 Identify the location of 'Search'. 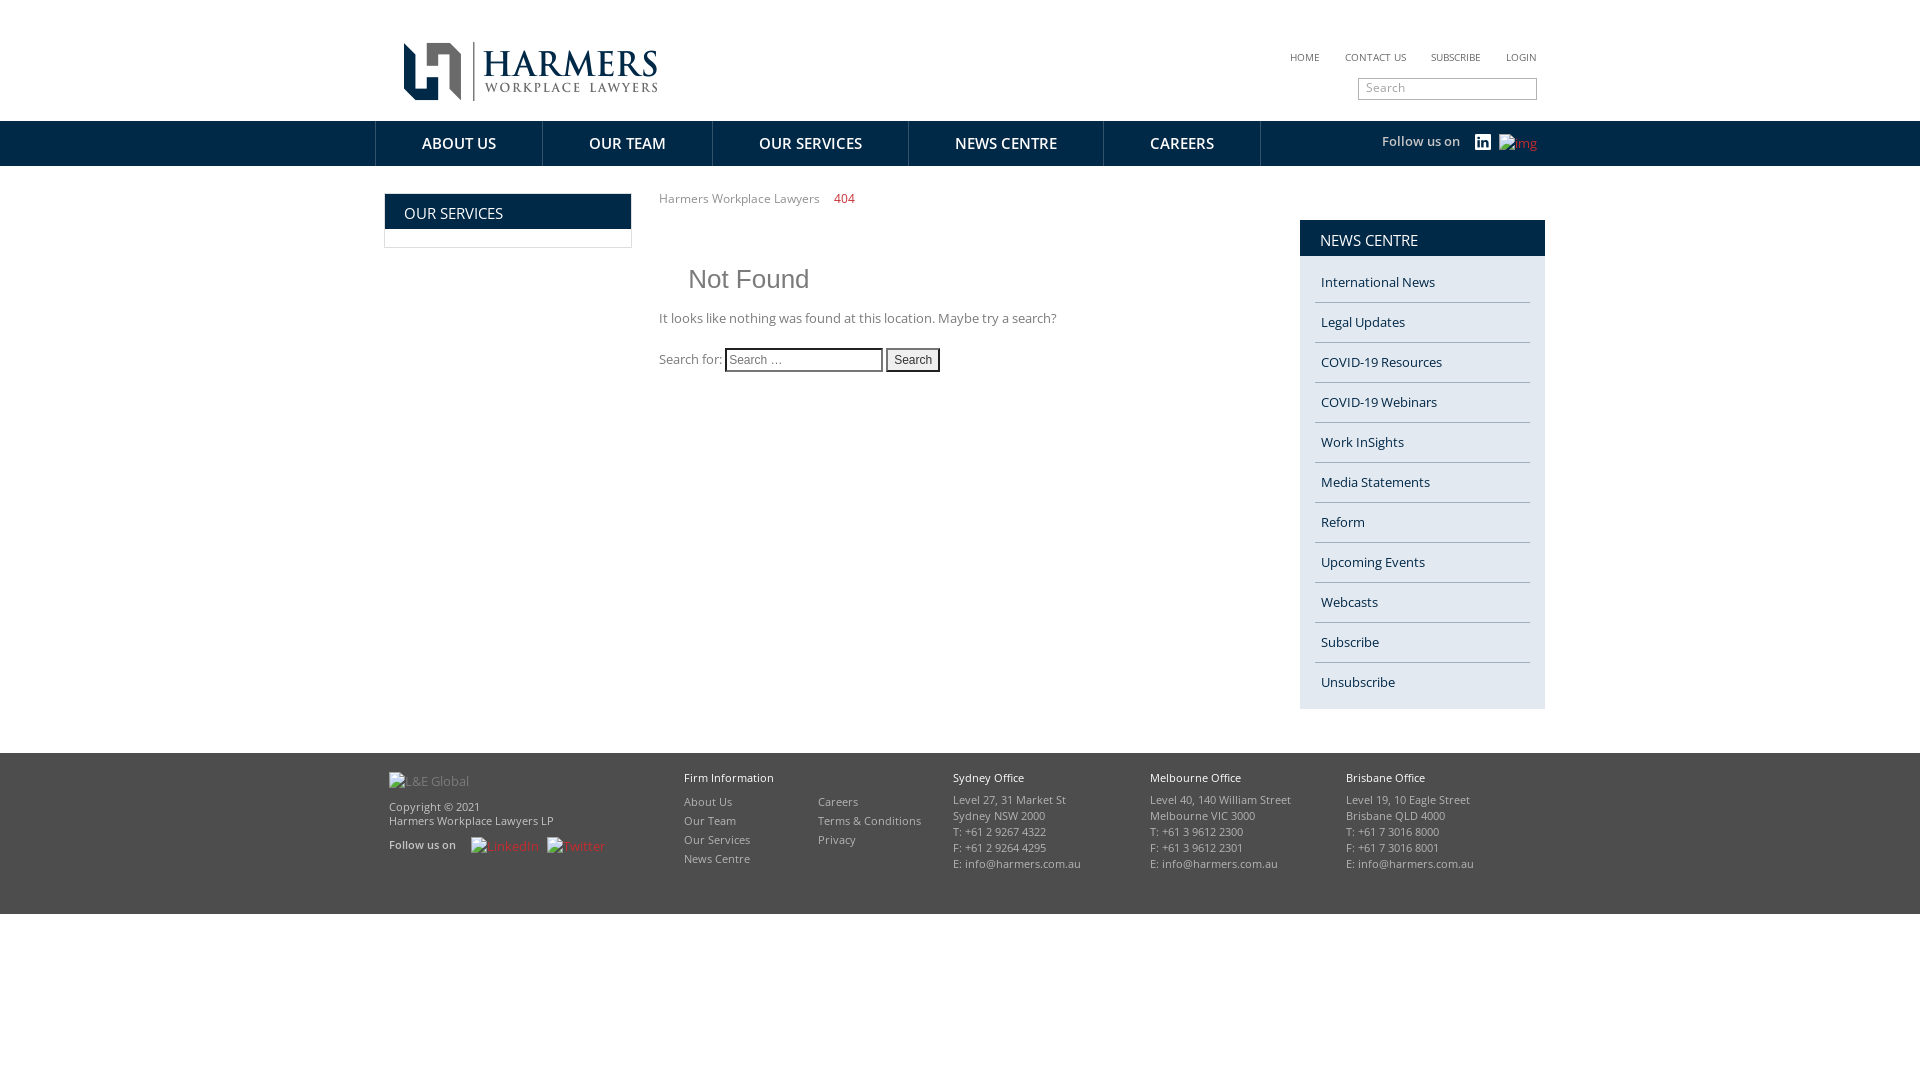
(911, 358).